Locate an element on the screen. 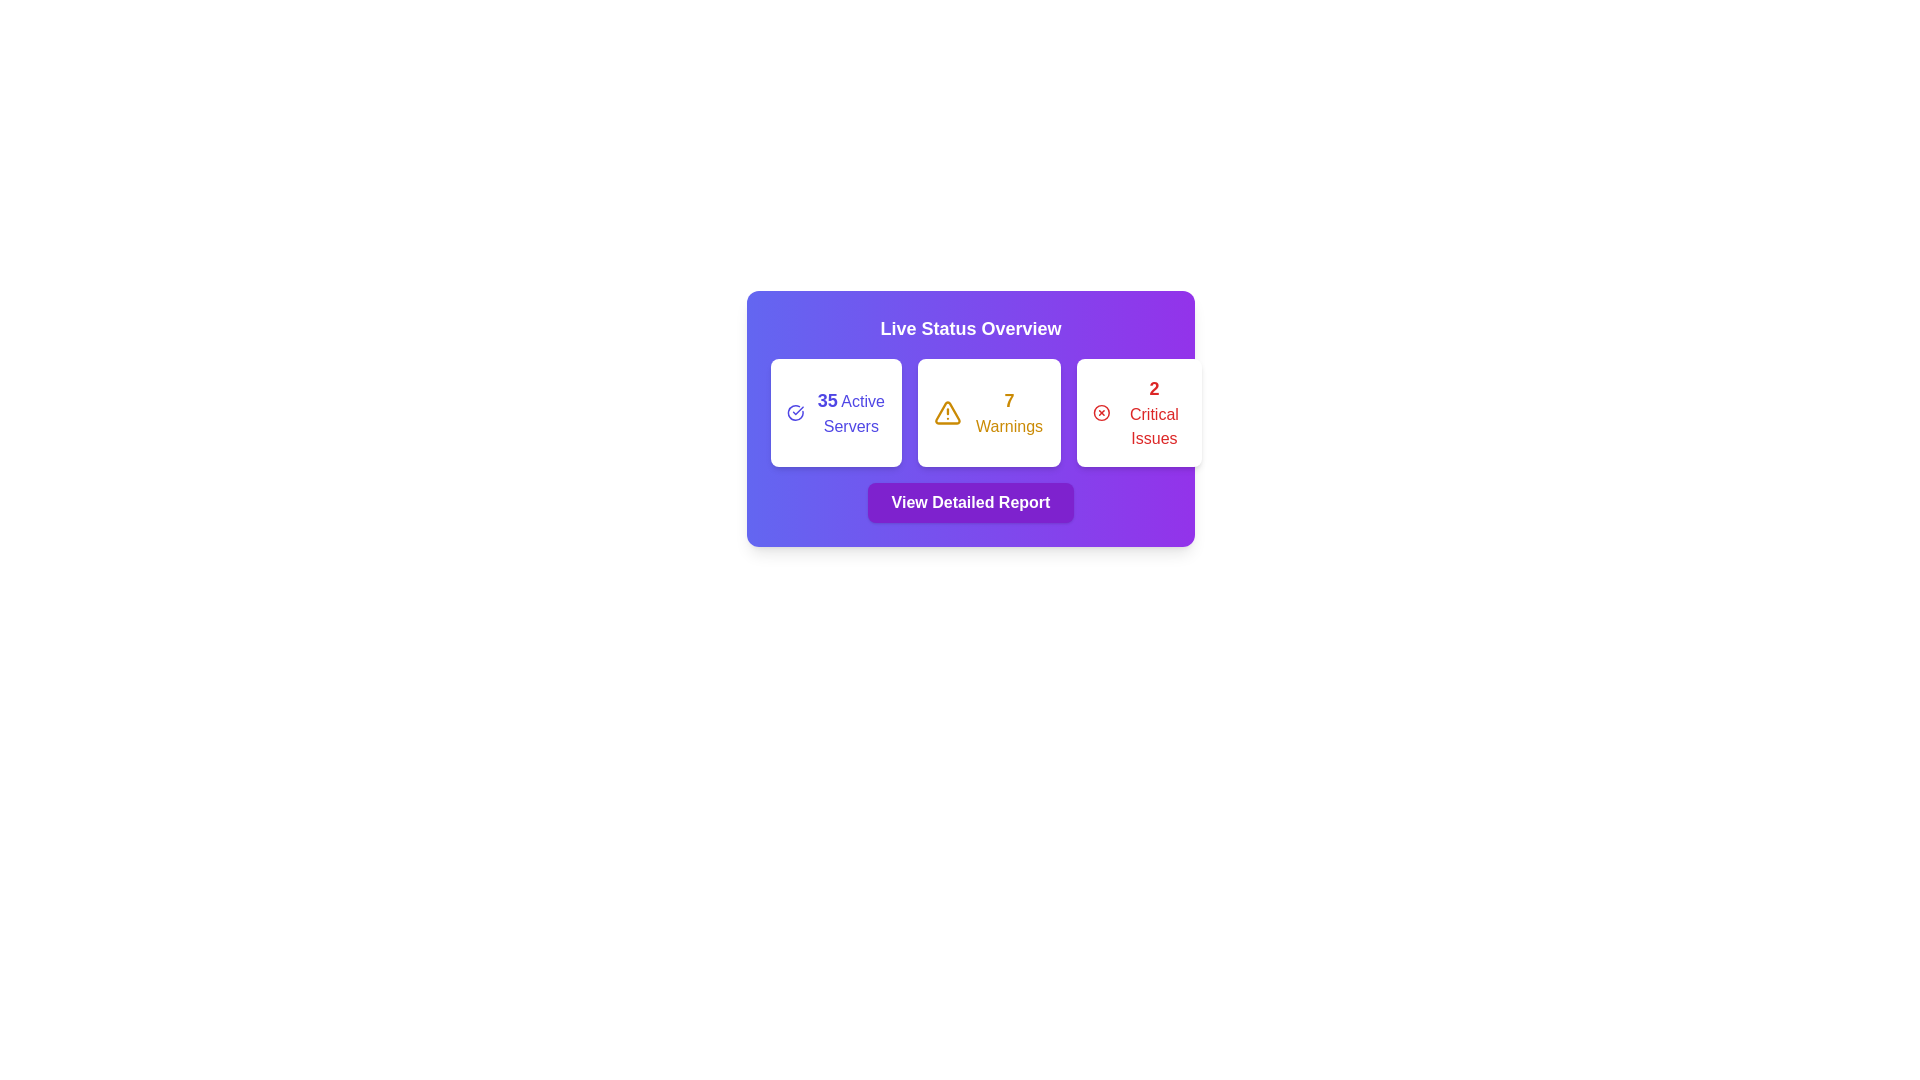  the text label displaying '7 Warnings', which is styled in bold, yellow text on a white card with a rounded border, indicating caution is located at coordinates (1009, 411).